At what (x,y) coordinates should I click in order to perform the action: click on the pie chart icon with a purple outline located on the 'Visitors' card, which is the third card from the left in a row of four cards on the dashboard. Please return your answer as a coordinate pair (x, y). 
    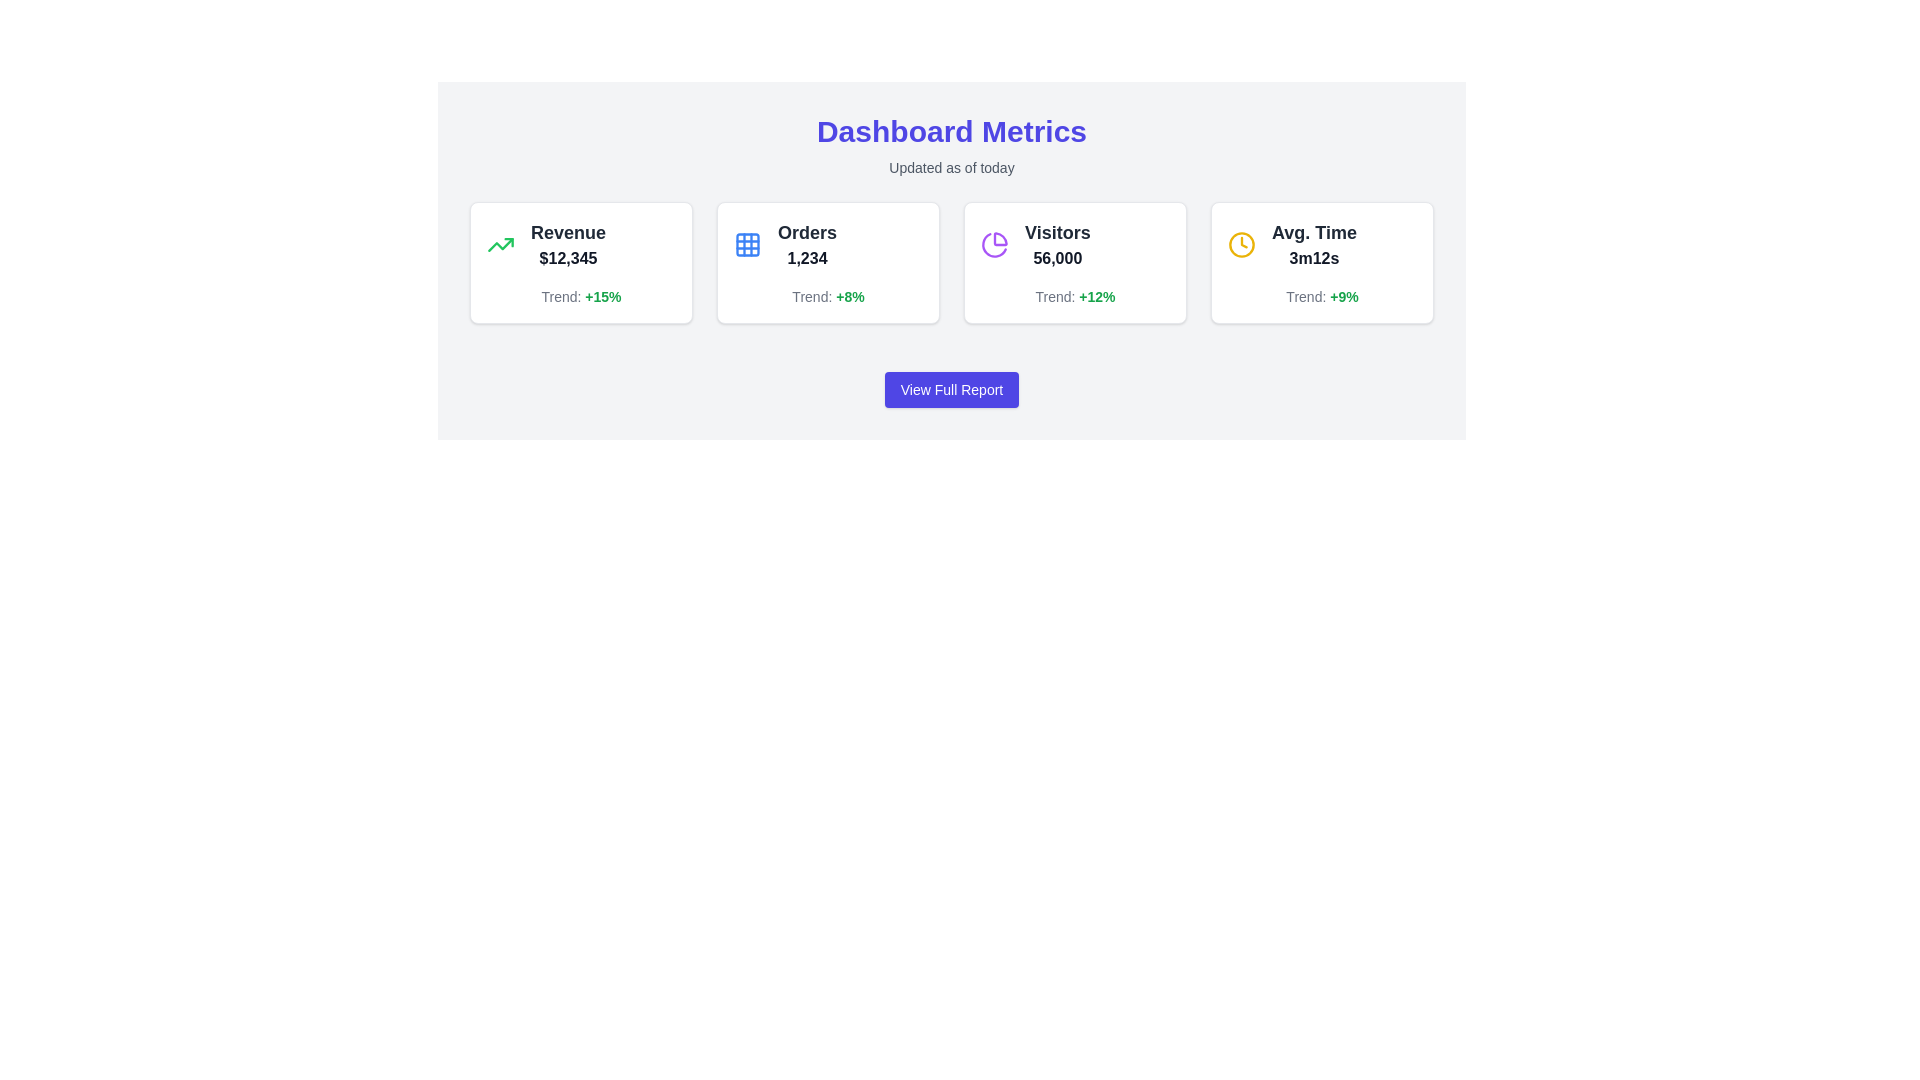
    Looking at the image, I should click on (994, 244).